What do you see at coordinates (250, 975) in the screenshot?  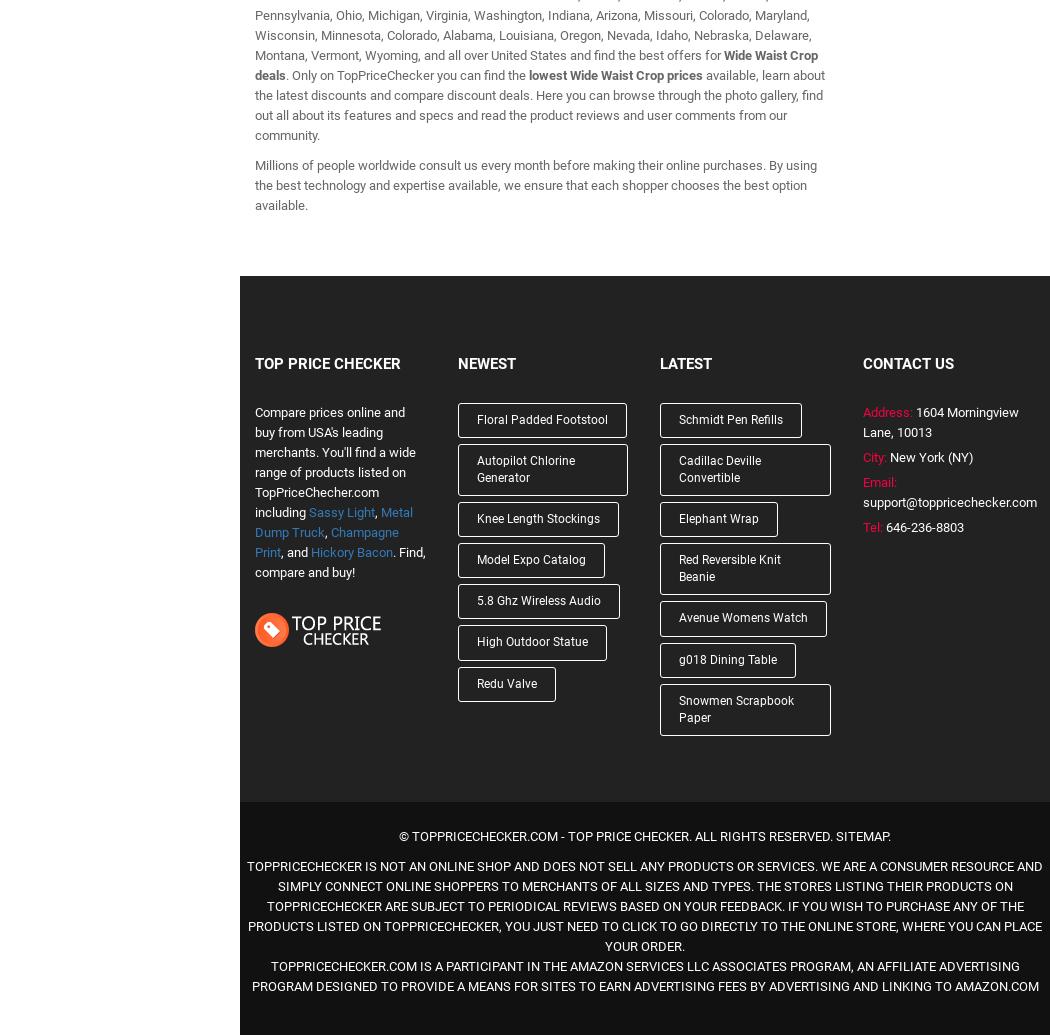 I see `'TopPriceChecker.com is a participant in the Amazon Services LLC Associates Program, an affiliate advertising program designed to provide a means for sites to earn advertising fees by advertising and linking to Amazon.com'` at bounding box center [250, 975].